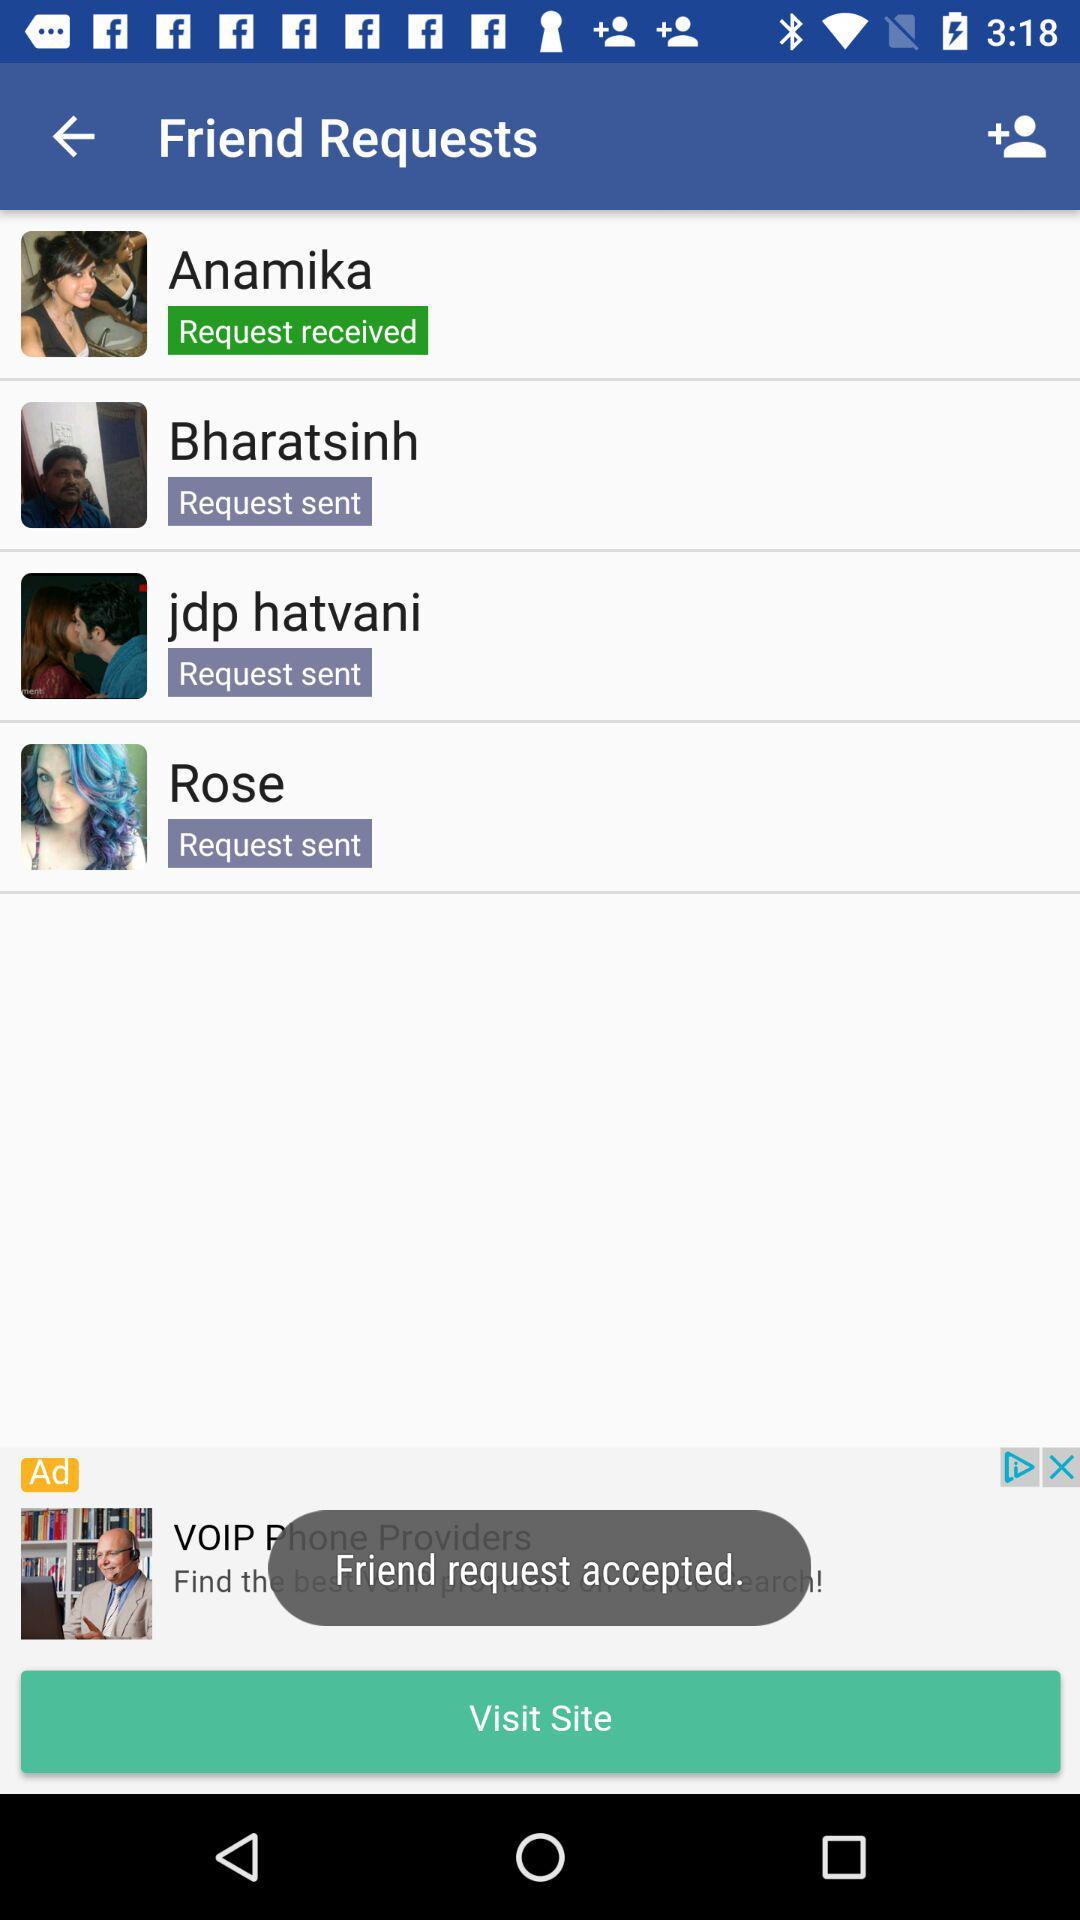 The height and width of the screenshot is (1920, 1080). Describe the element at coordinates (83, 635) in the screenshot. I see `user` at that location.